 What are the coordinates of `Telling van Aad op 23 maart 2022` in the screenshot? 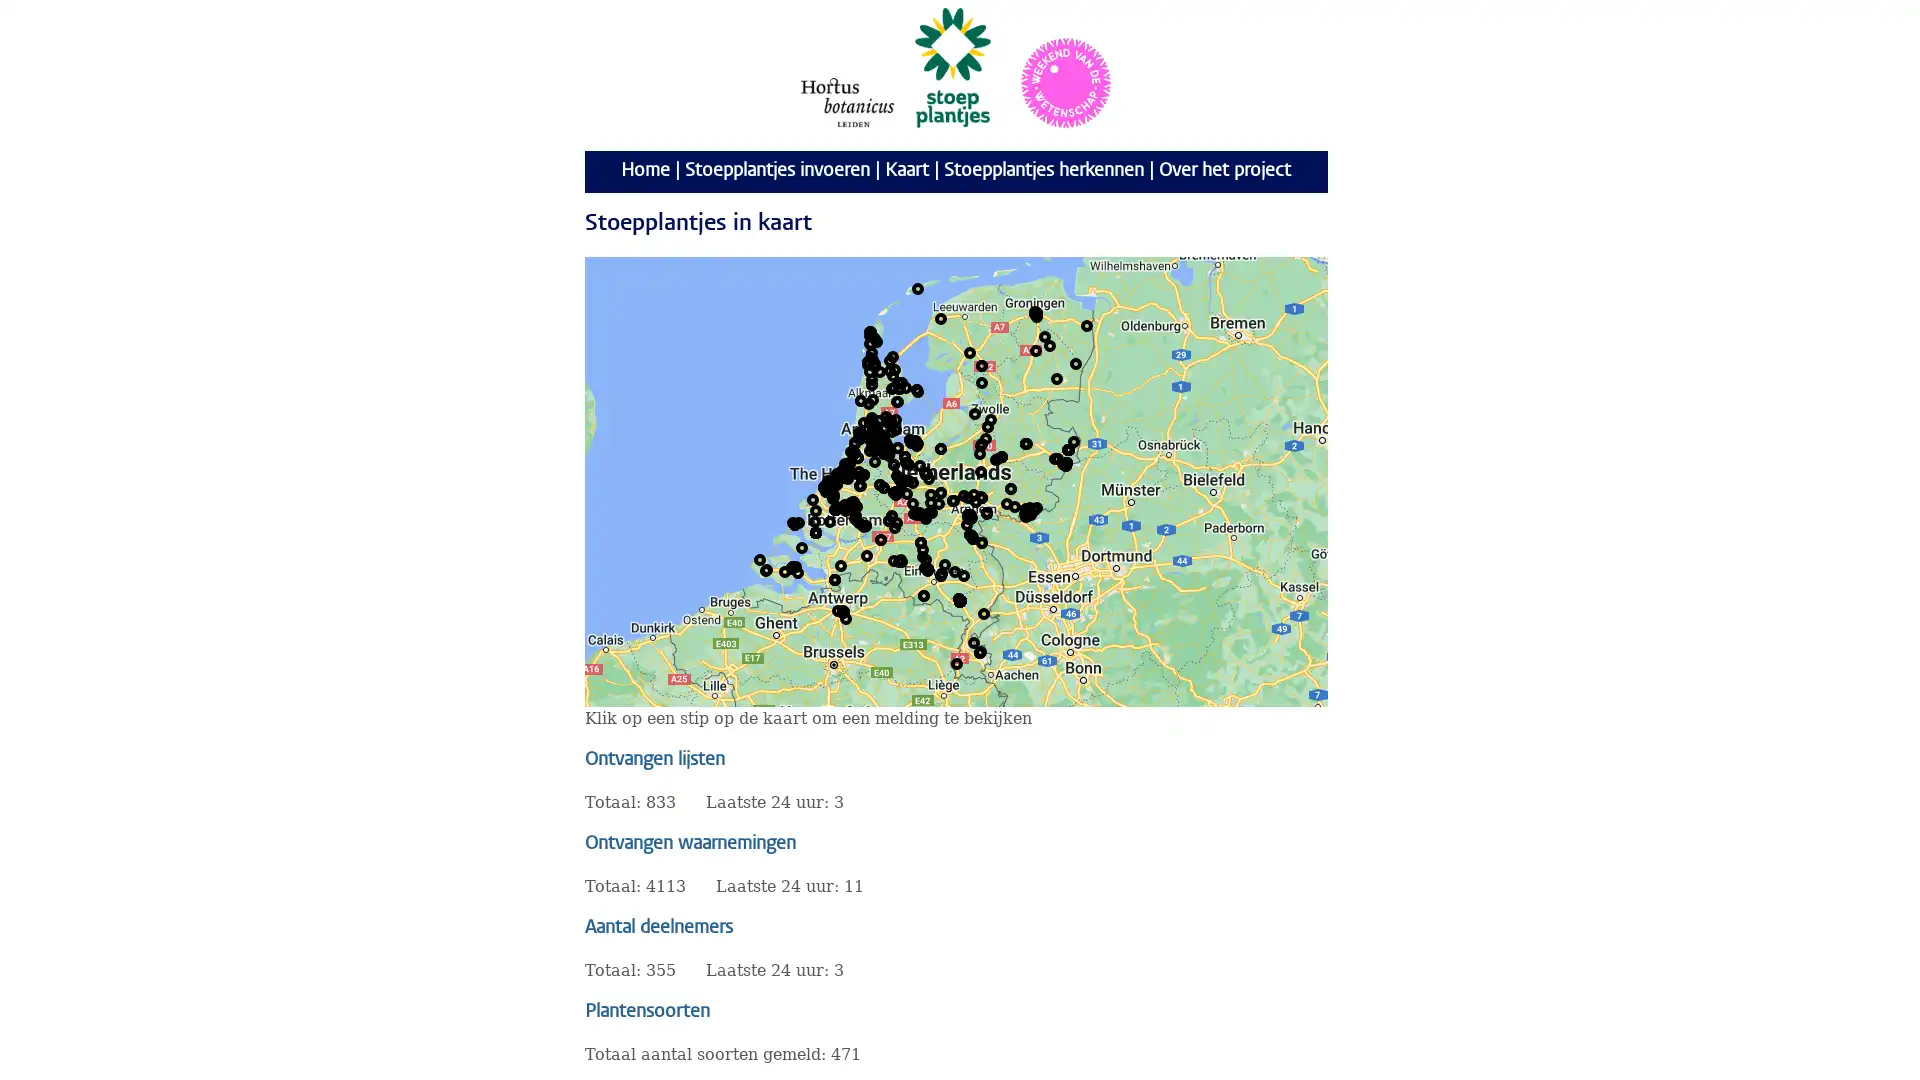 It's located at (835, 508).